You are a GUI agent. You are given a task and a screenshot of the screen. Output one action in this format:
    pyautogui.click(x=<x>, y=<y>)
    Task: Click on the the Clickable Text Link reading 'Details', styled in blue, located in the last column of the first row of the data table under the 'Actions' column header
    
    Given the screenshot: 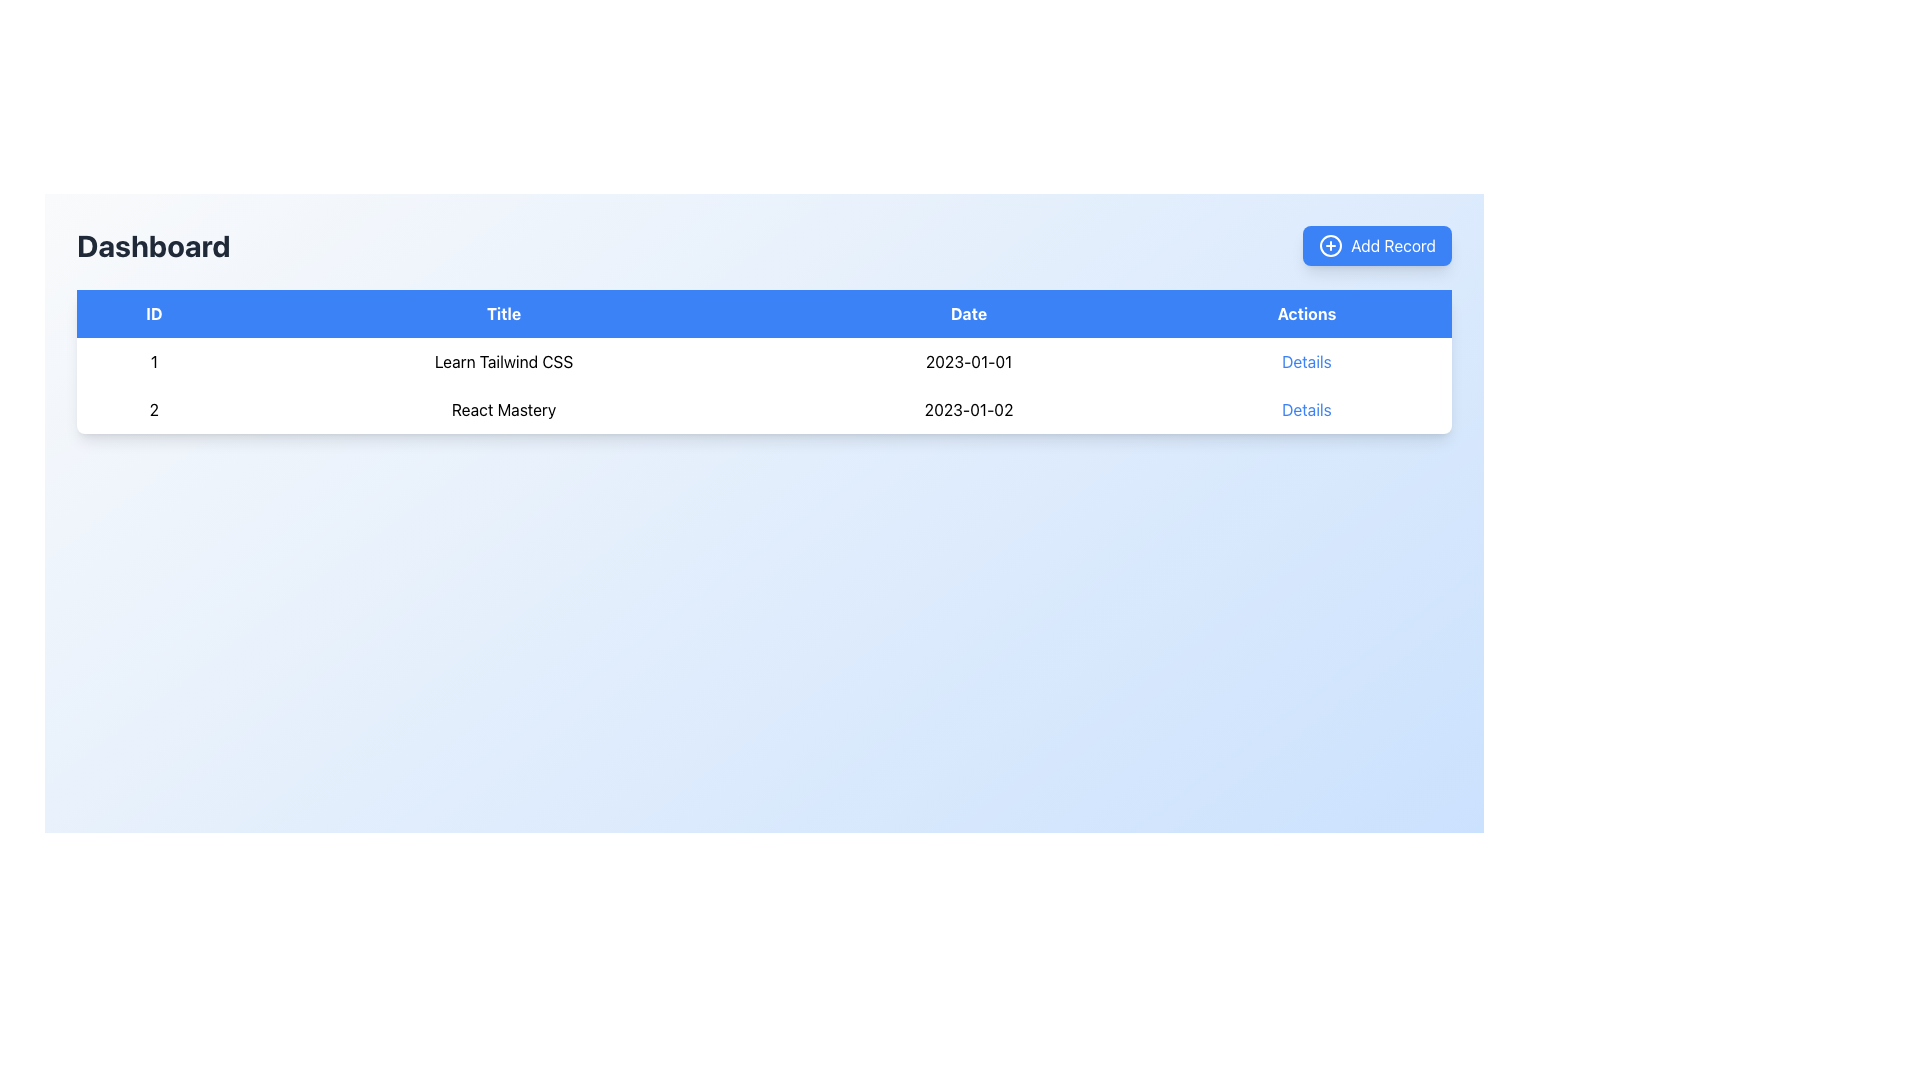 What is the action you would take?
    pyautogui.click(x=1306, y=362)
    